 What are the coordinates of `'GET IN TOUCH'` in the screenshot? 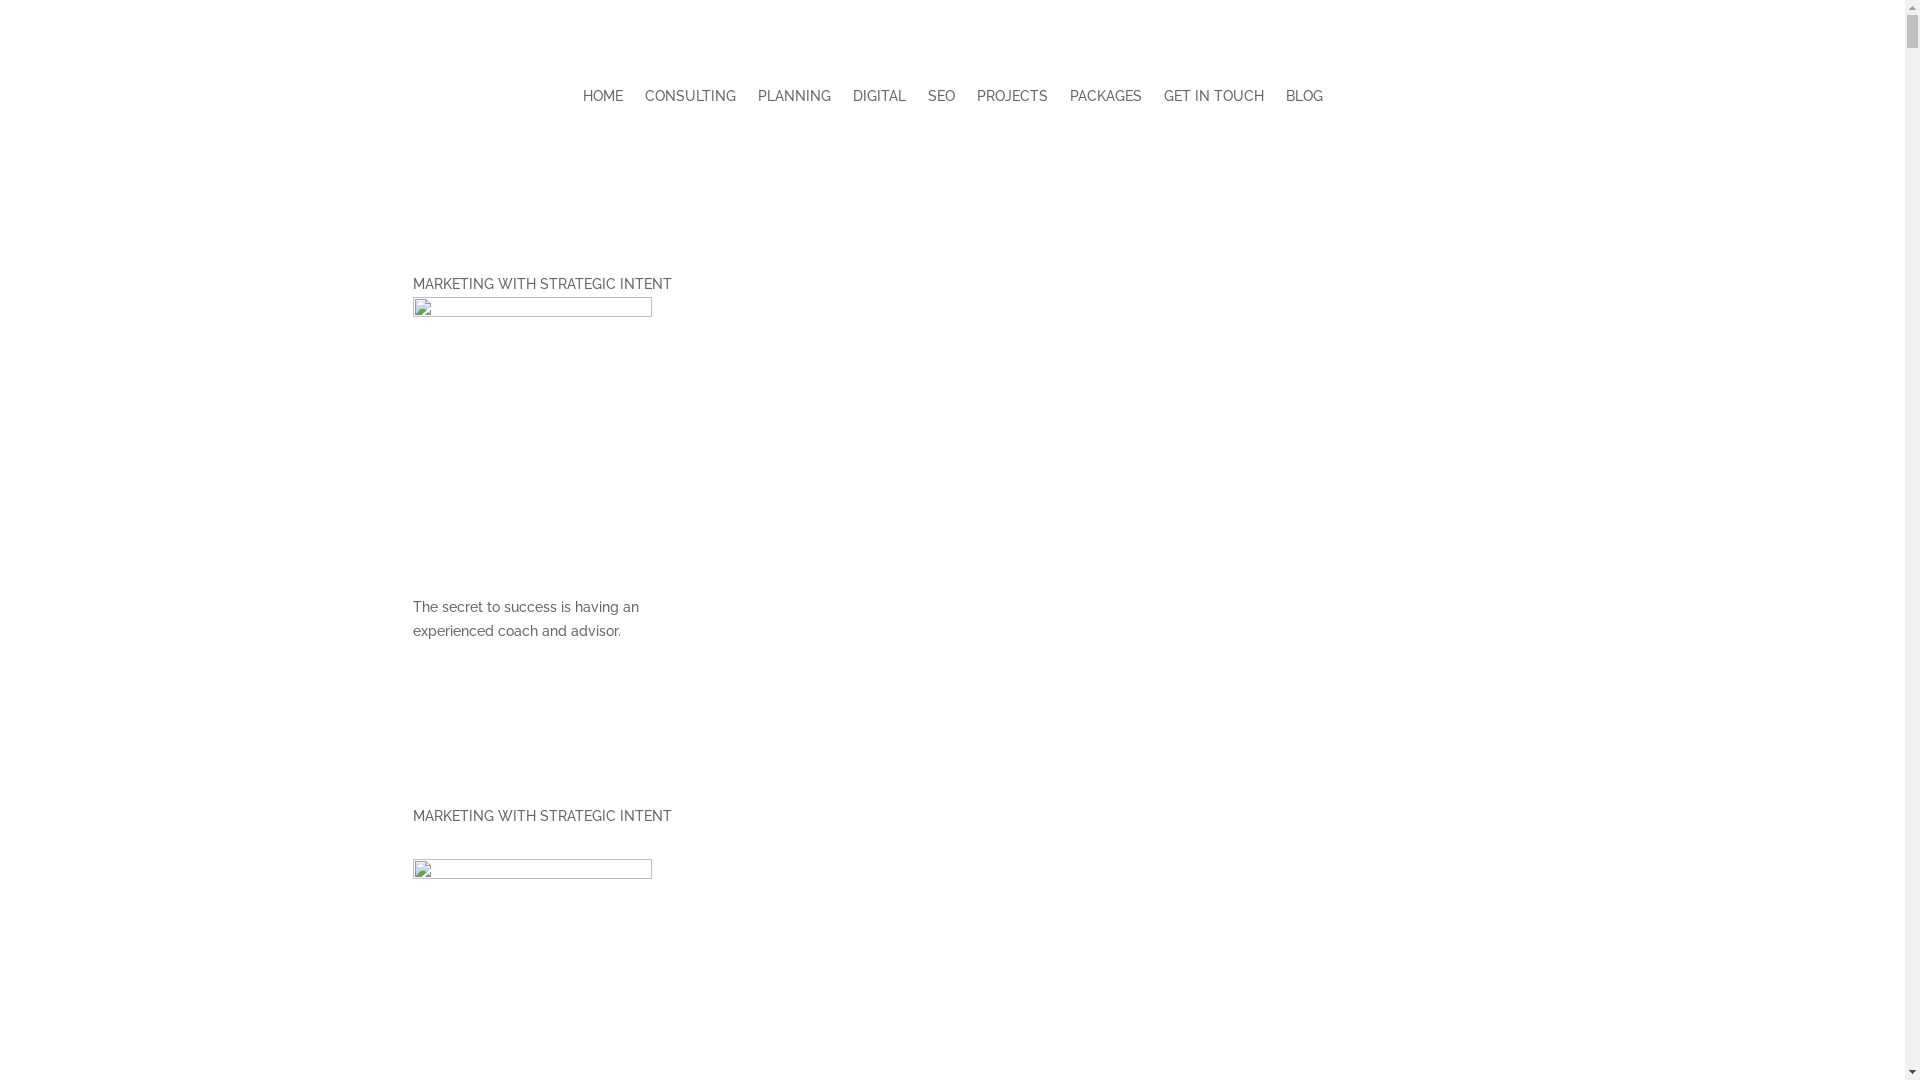 It's located at (1213, 100).